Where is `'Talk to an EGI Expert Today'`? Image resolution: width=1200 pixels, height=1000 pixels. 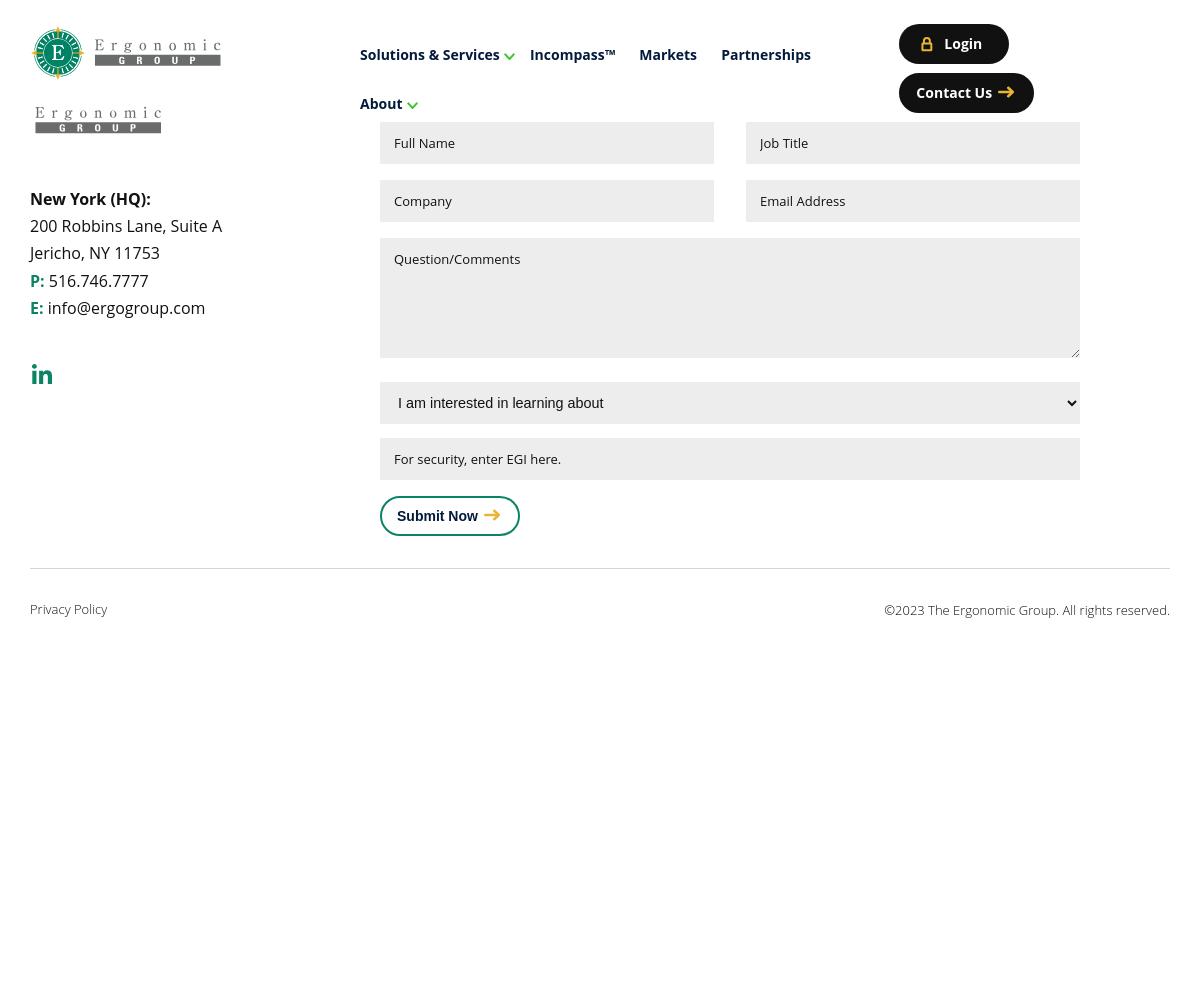 'Talk to an EGI Expert Today' is located at coordinates (572, 67).